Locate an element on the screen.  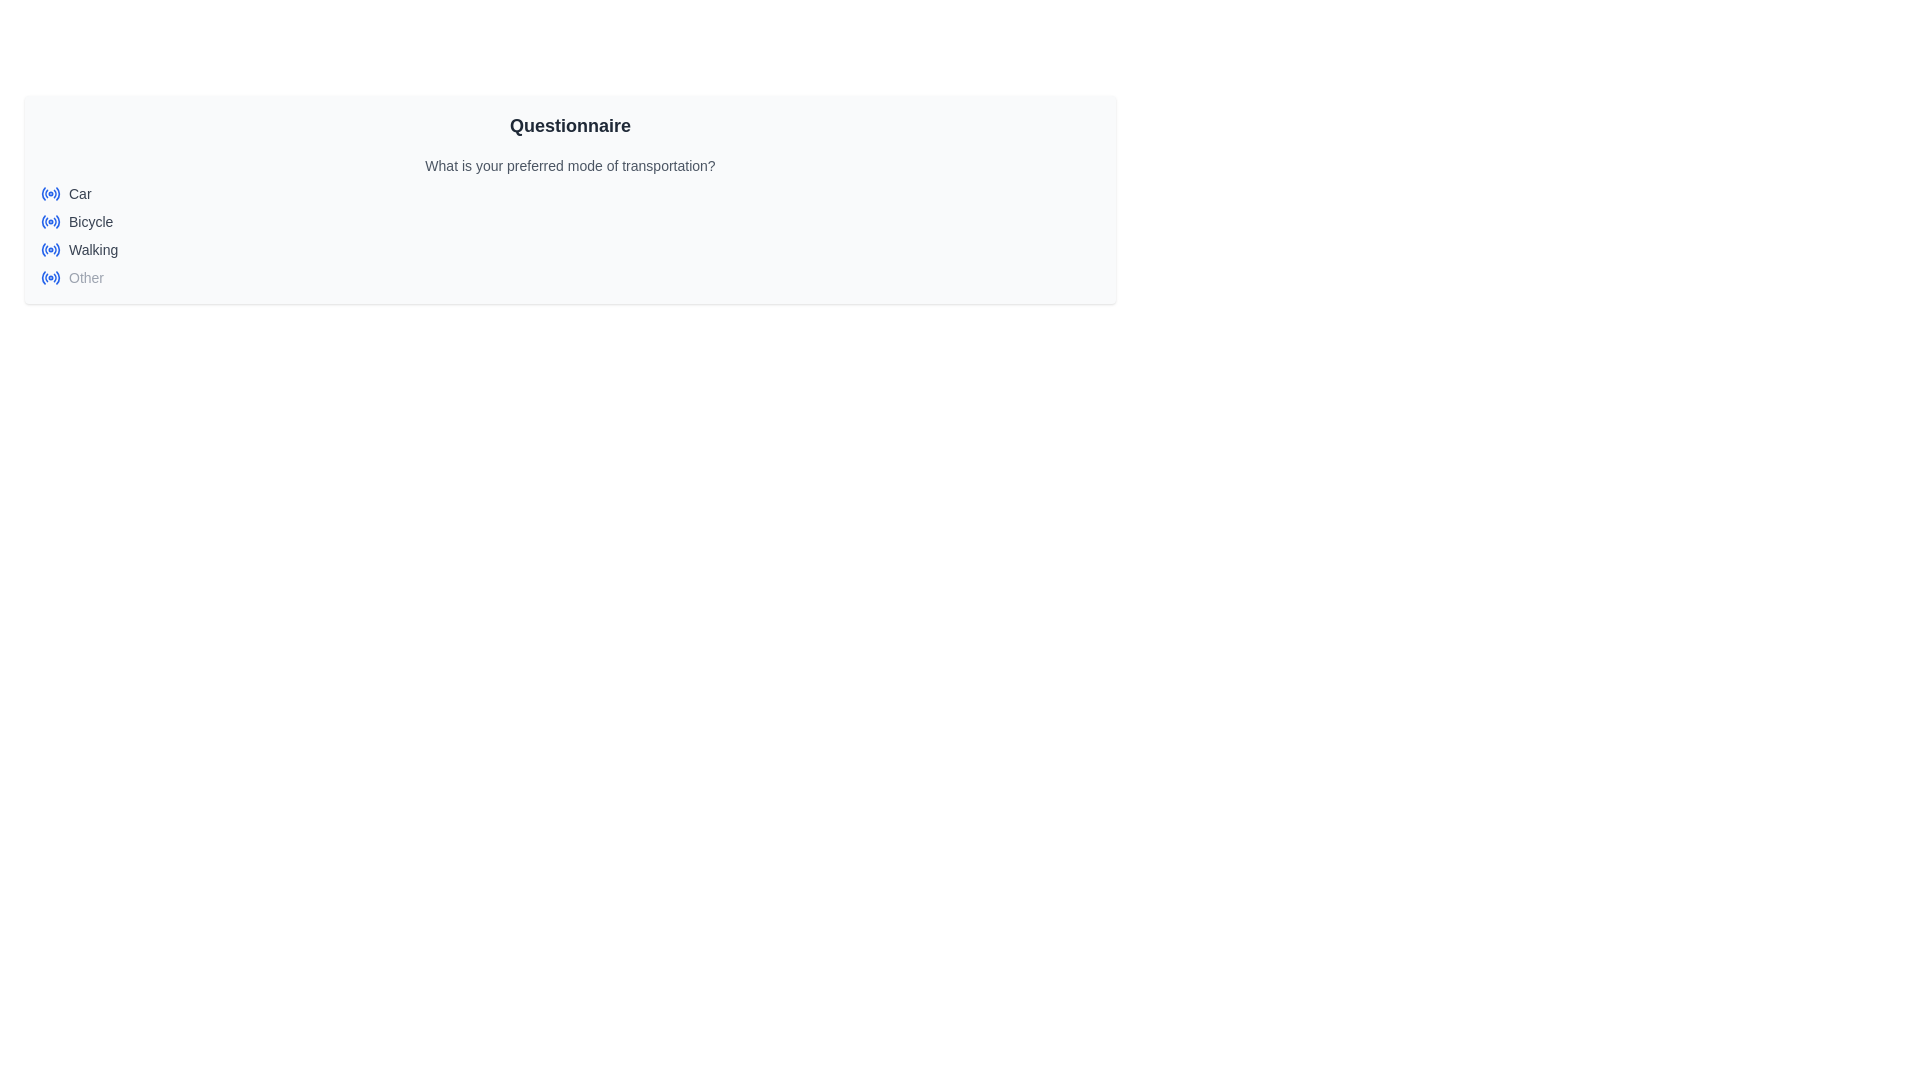
the 'Car' label that describes the associated radio button option, which is positioned immediately to the right of its graphical radio icon is located at coordinates (80, 193).